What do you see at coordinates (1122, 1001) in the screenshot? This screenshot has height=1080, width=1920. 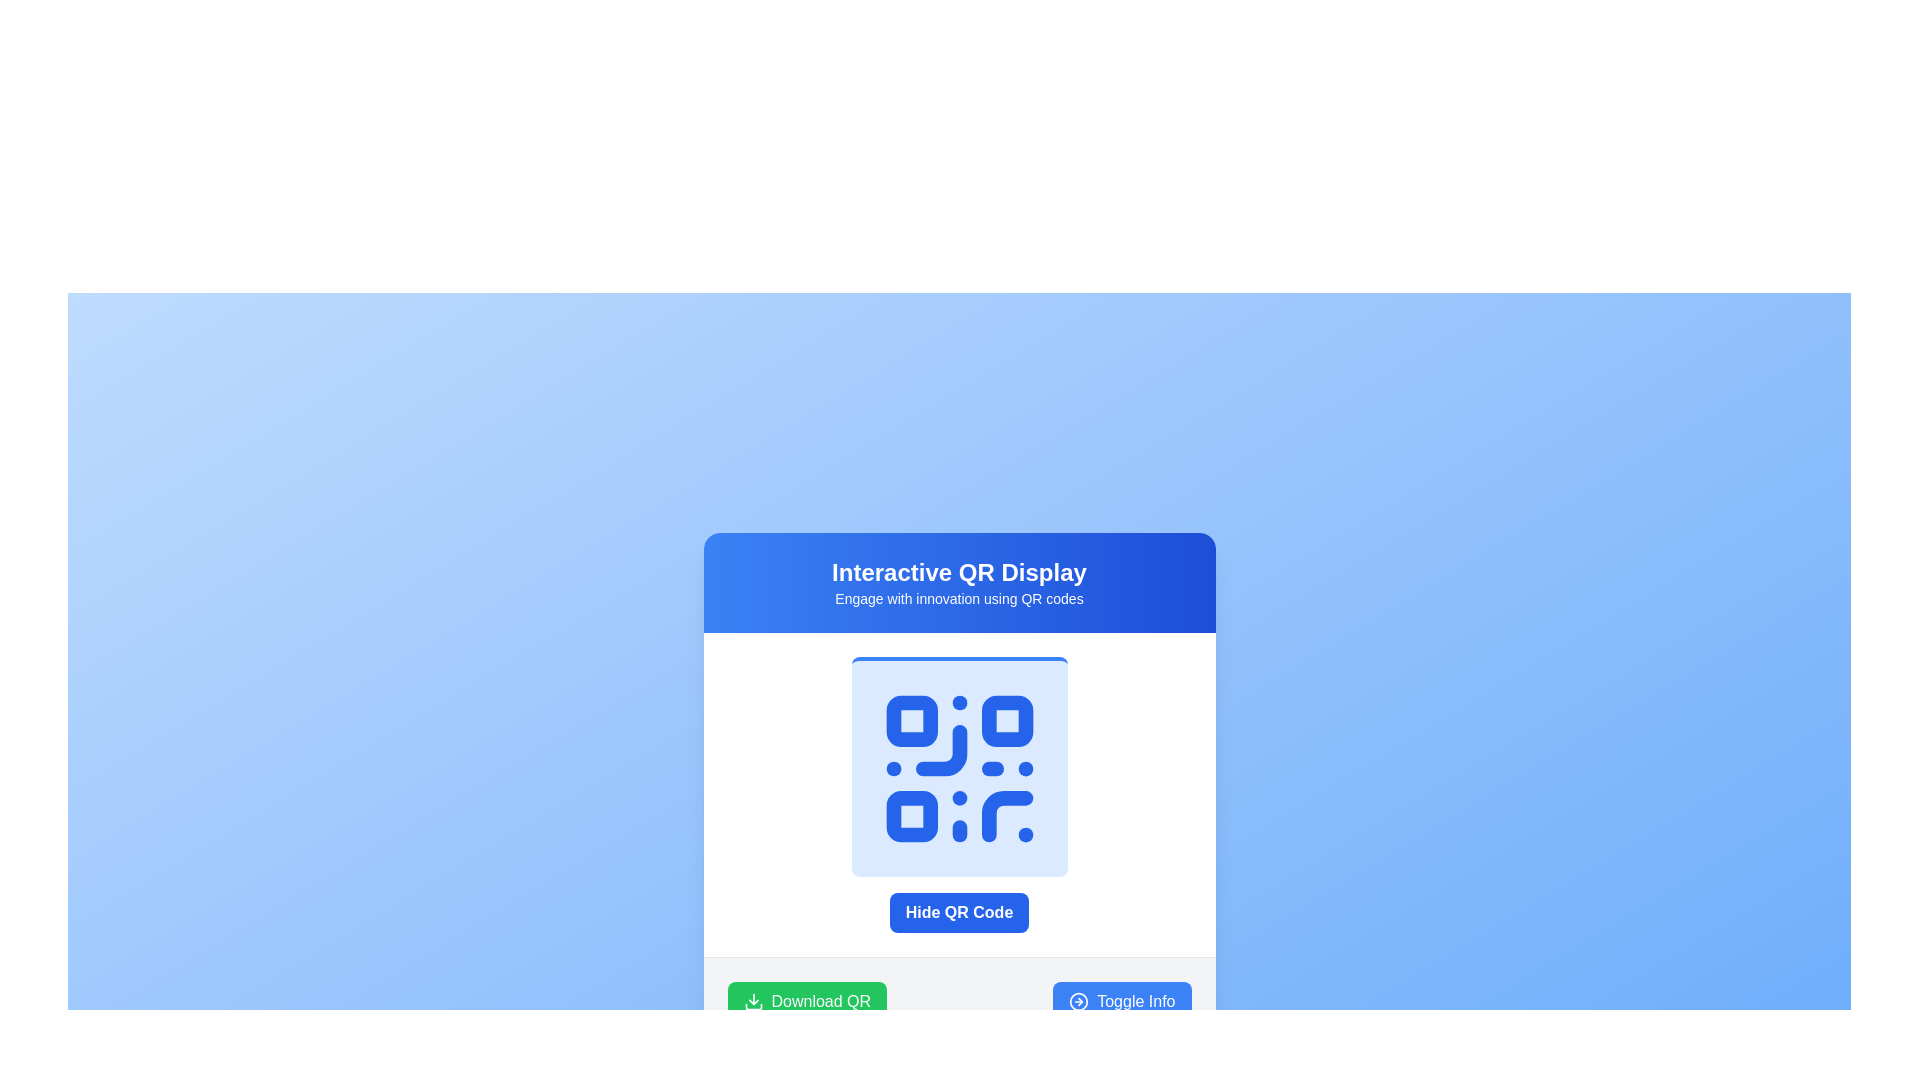 I see `the second button in the bottom-right corner of the section` at bounding box center [1122, 1001].